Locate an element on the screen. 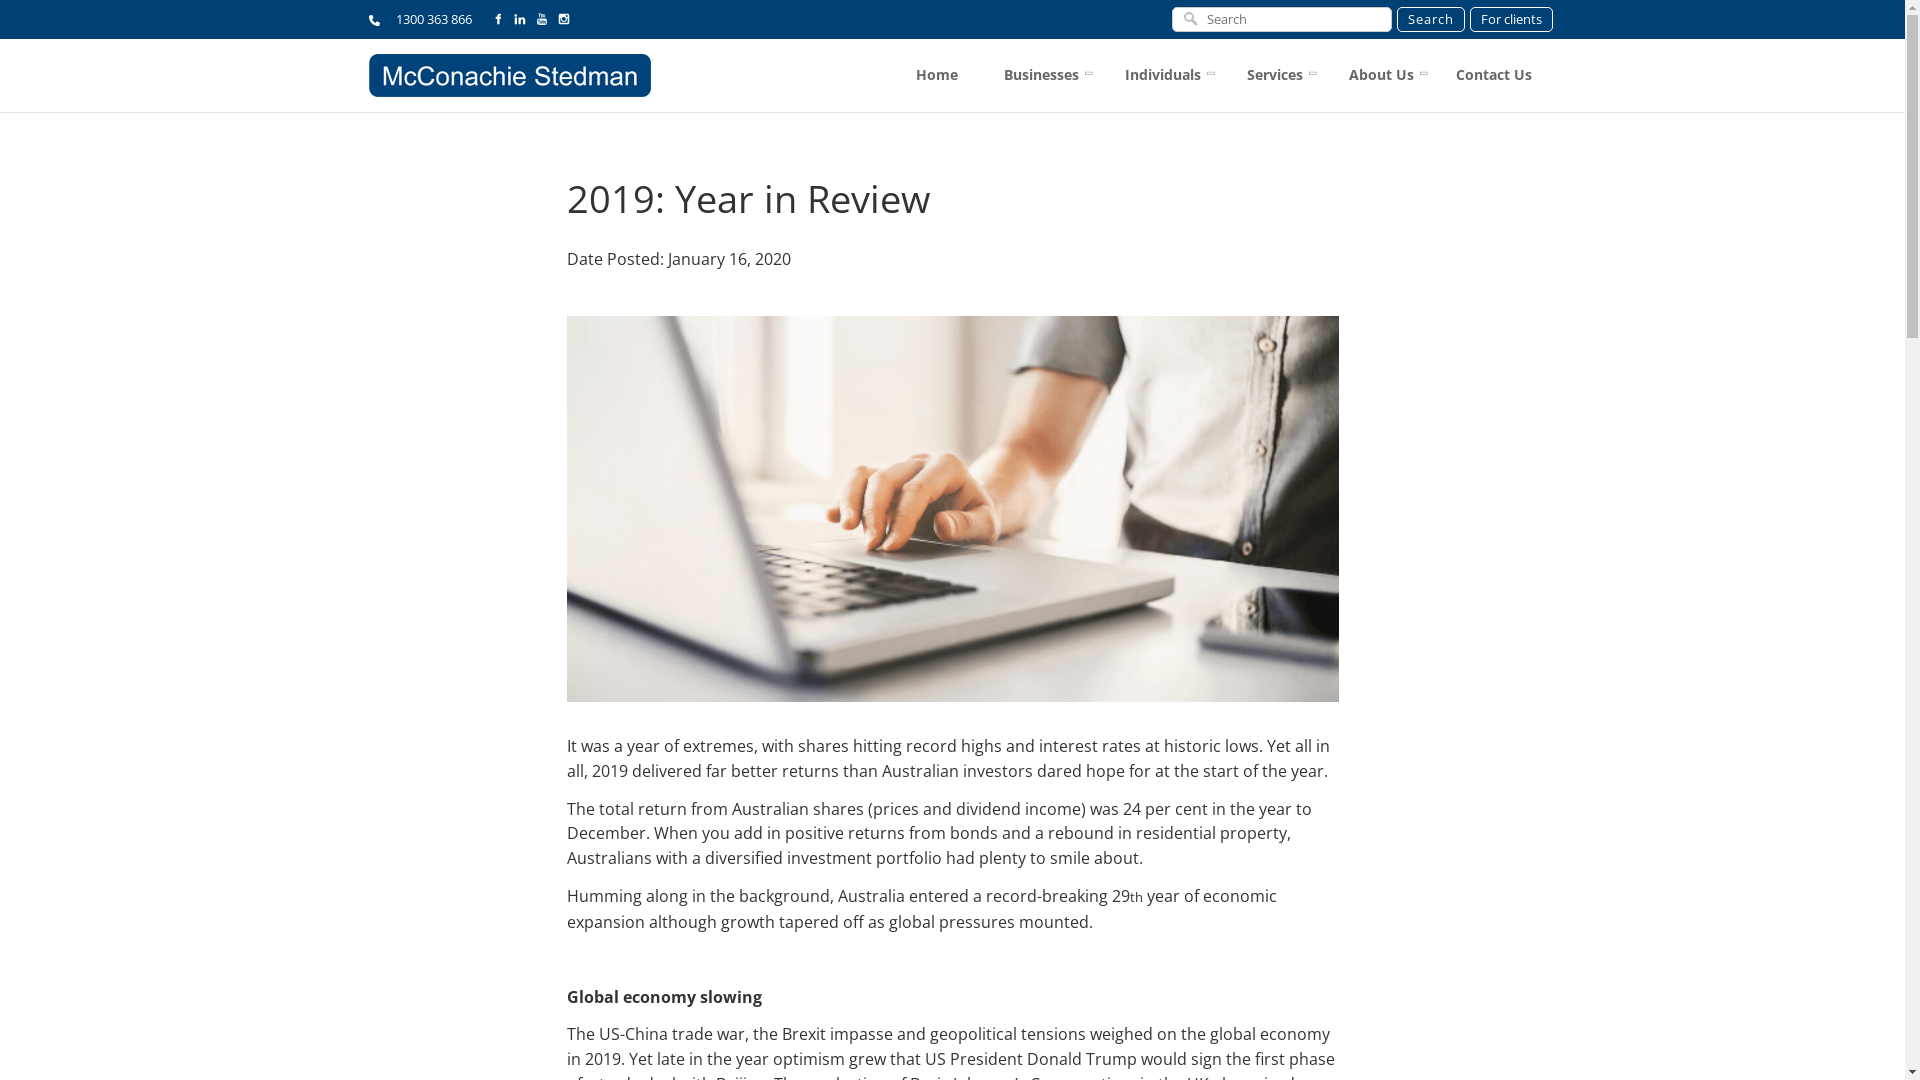 This screenshot has width=1920, height=1080. 'Youtube' is located at coordinates (542, 19).